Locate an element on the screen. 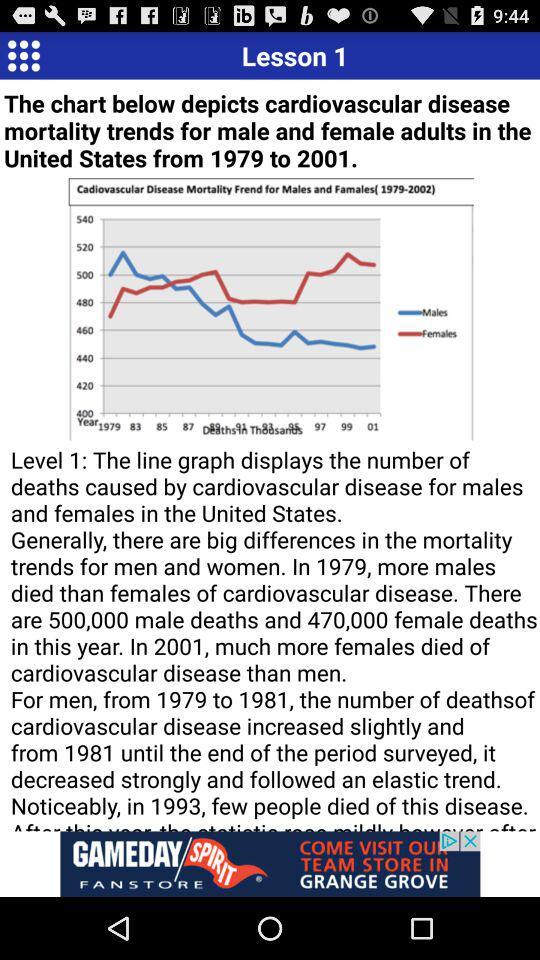  open an advertisements is located at coordinates (270, 863).